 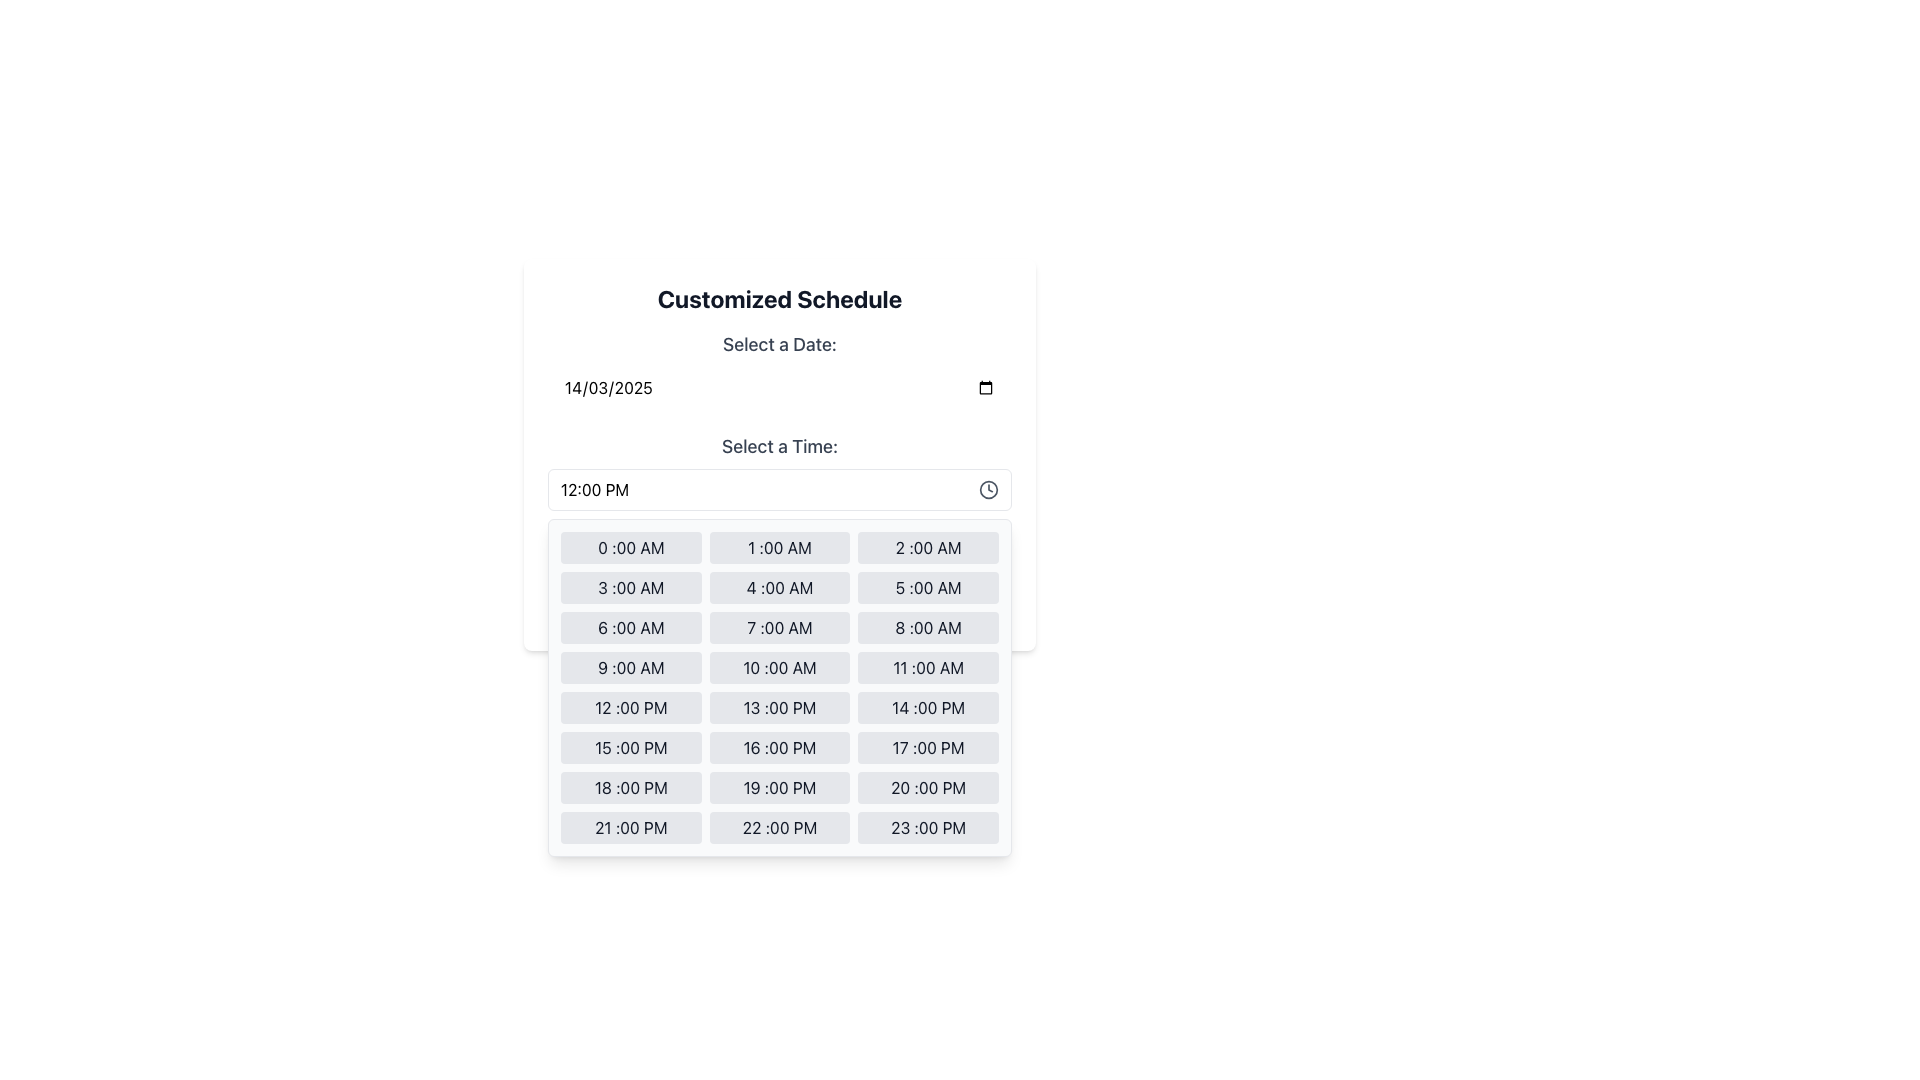 I want to click on the date input field located below the 'Select a Date:' label in the 'Customized Schedule' card, so click(x=778, y=388).